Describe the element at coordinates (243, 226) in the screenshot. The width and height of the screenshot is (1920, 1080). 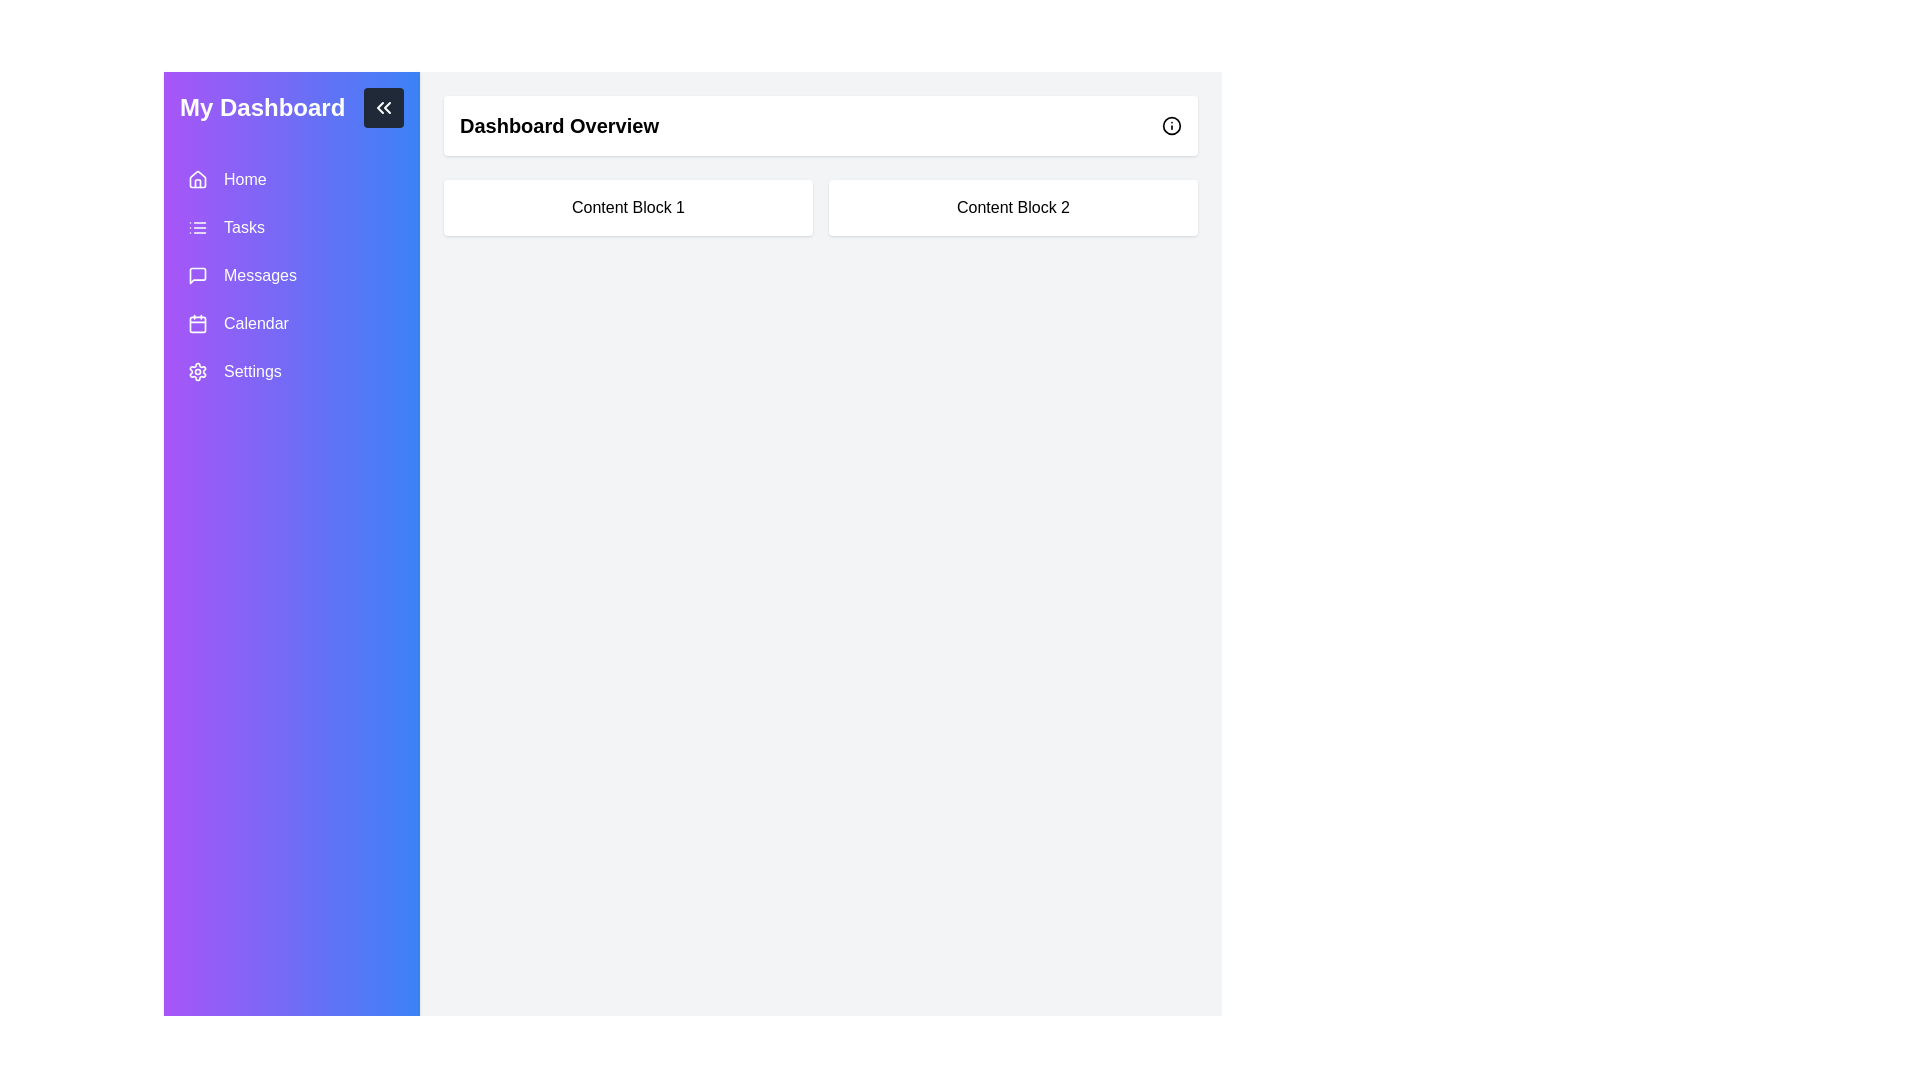
I see `the 'Tasks' label in the navigation sidebar` at that location.